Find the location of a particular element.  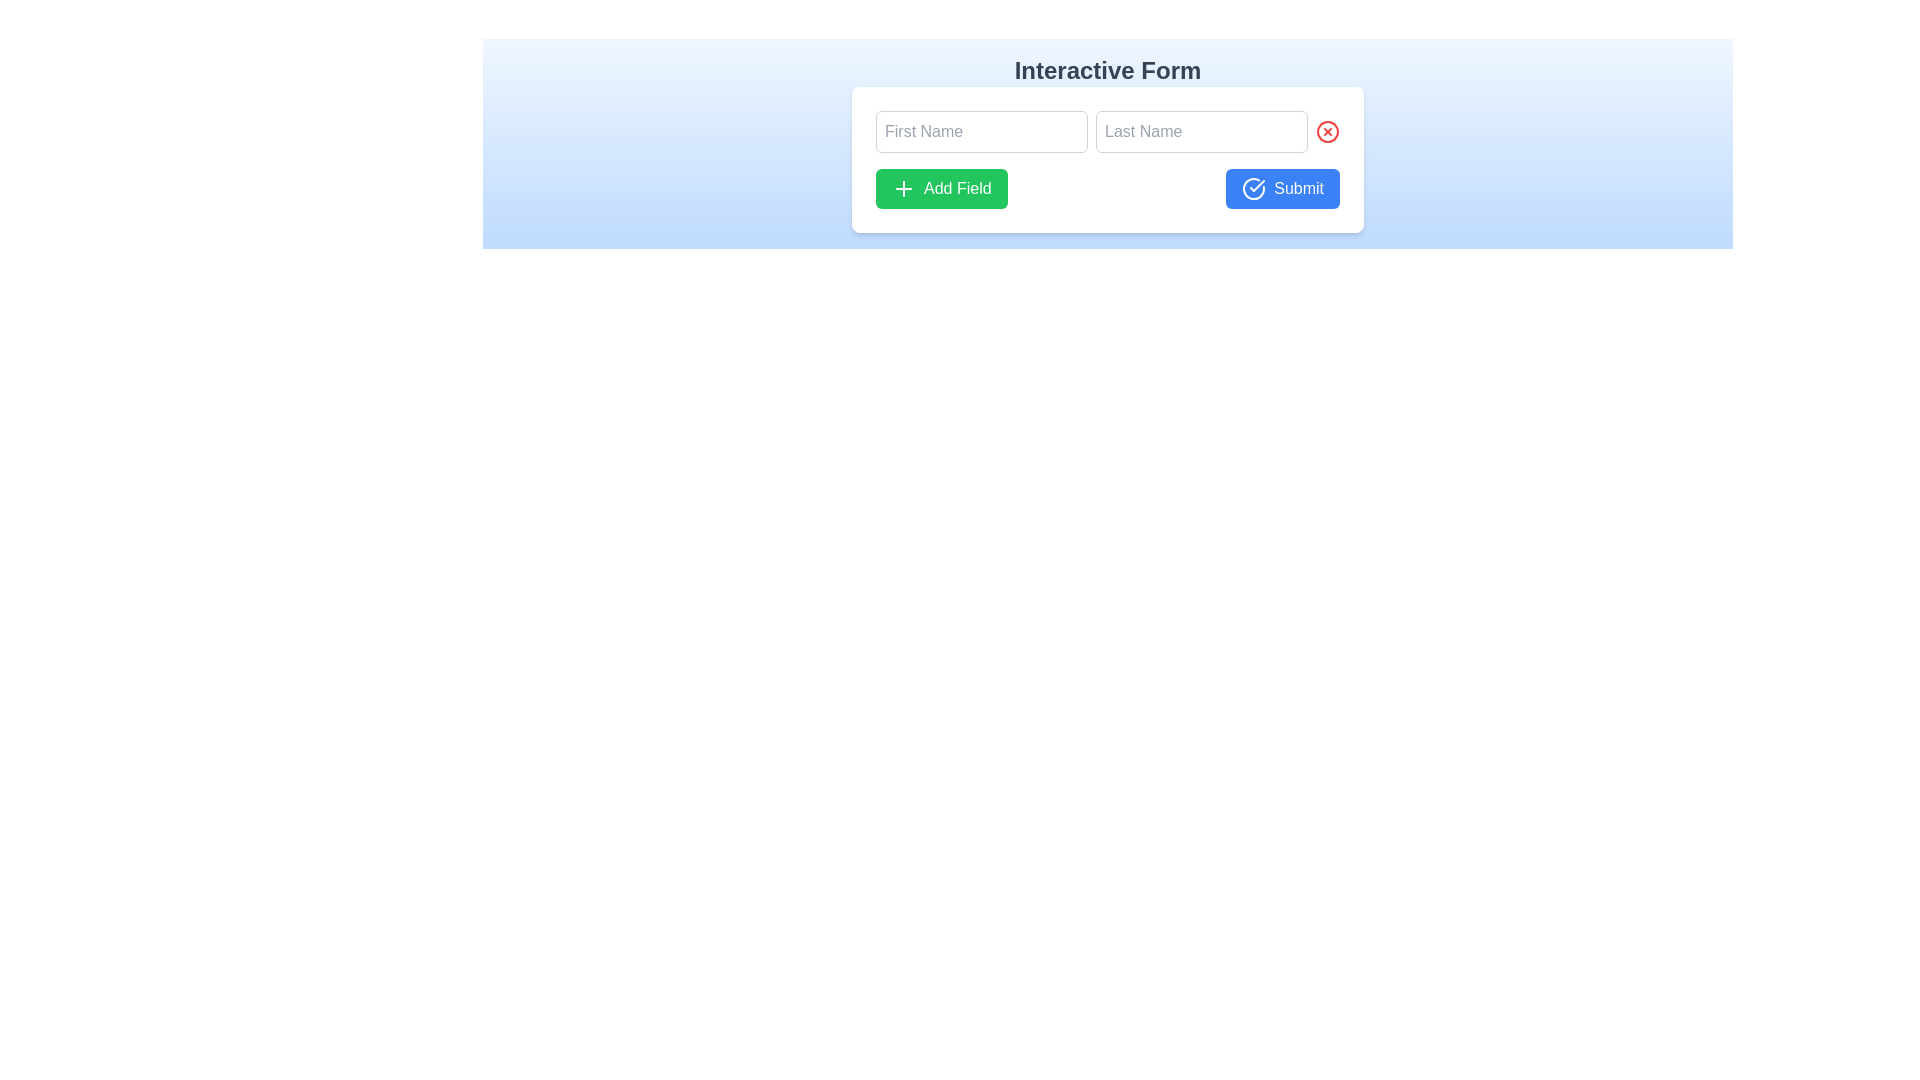

the 'Add Field' icon, which is a plus sign located on the green button labeled 'Add Field', positioned to the left of the button text is located at coordinates (902, 189).